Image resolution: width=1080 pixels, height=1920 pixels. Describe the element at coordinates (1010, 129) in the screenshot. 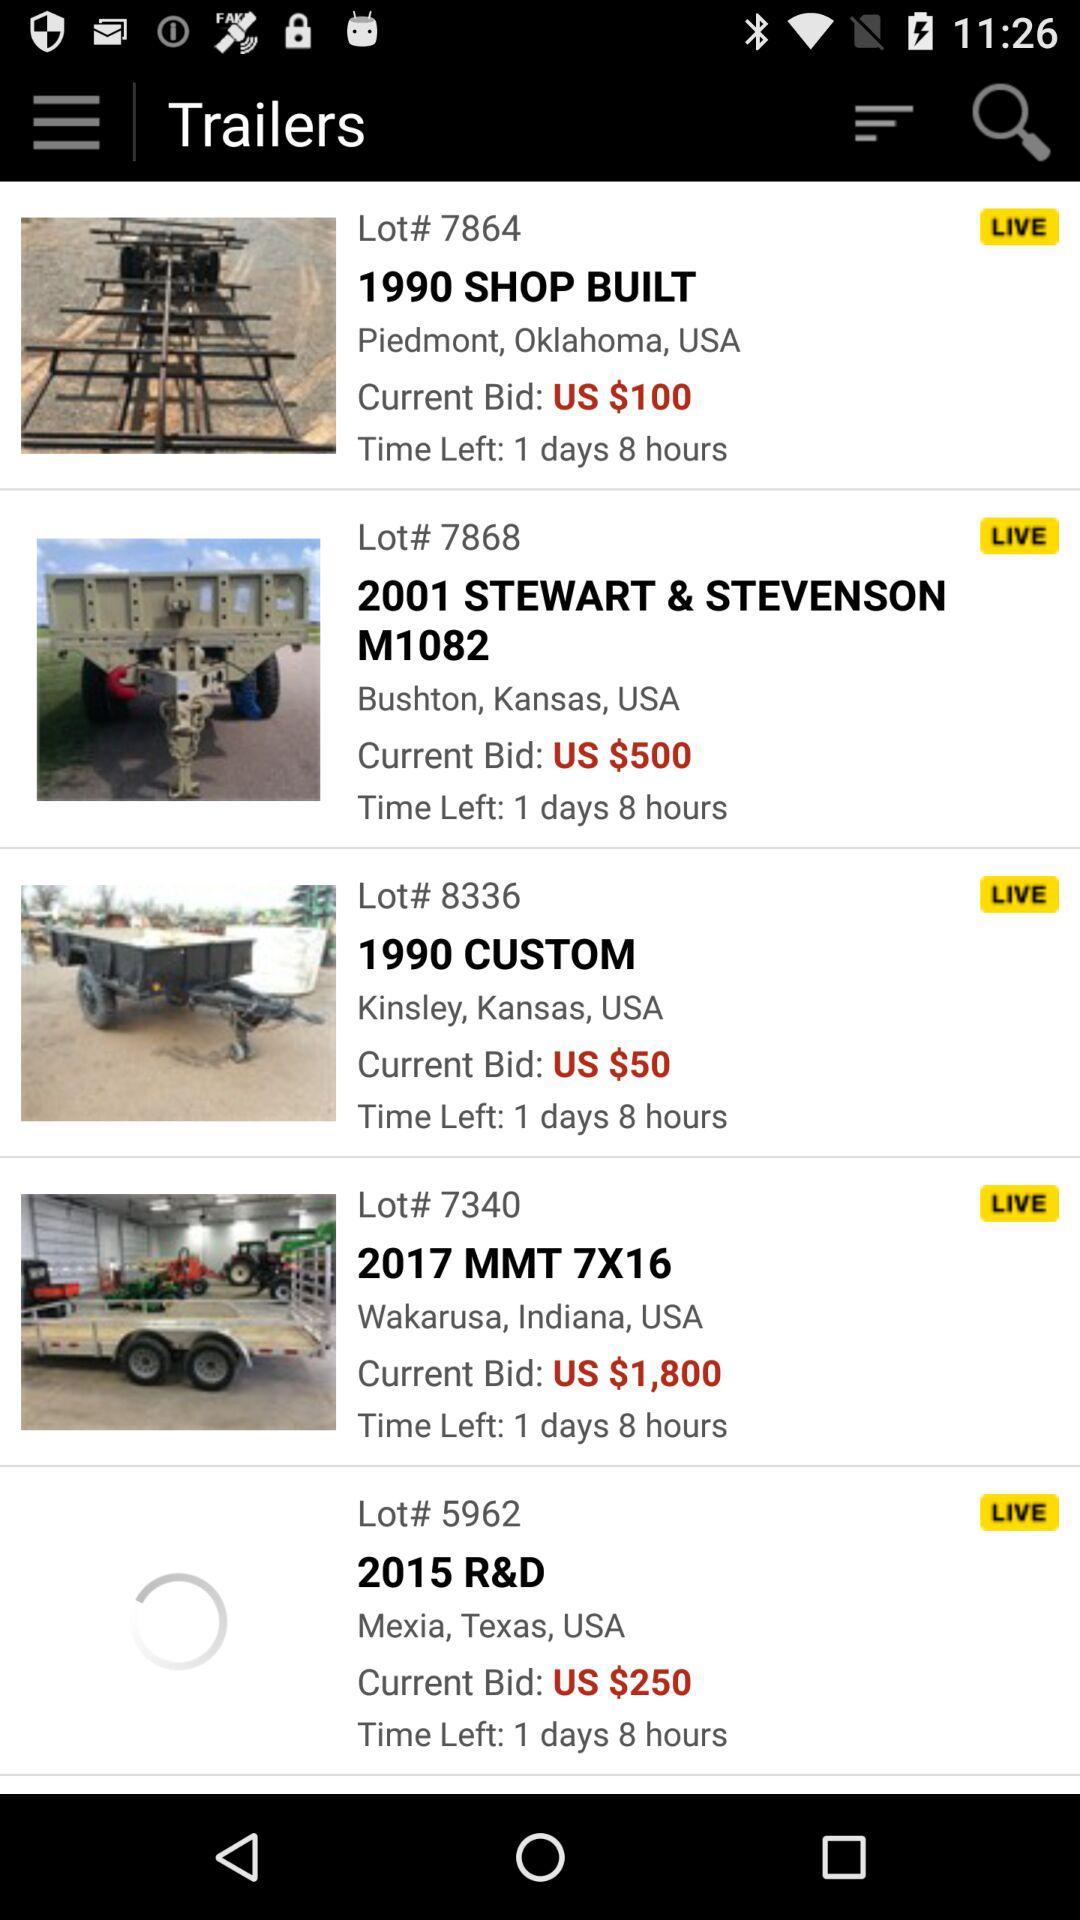

I see `the search icon` at that location.